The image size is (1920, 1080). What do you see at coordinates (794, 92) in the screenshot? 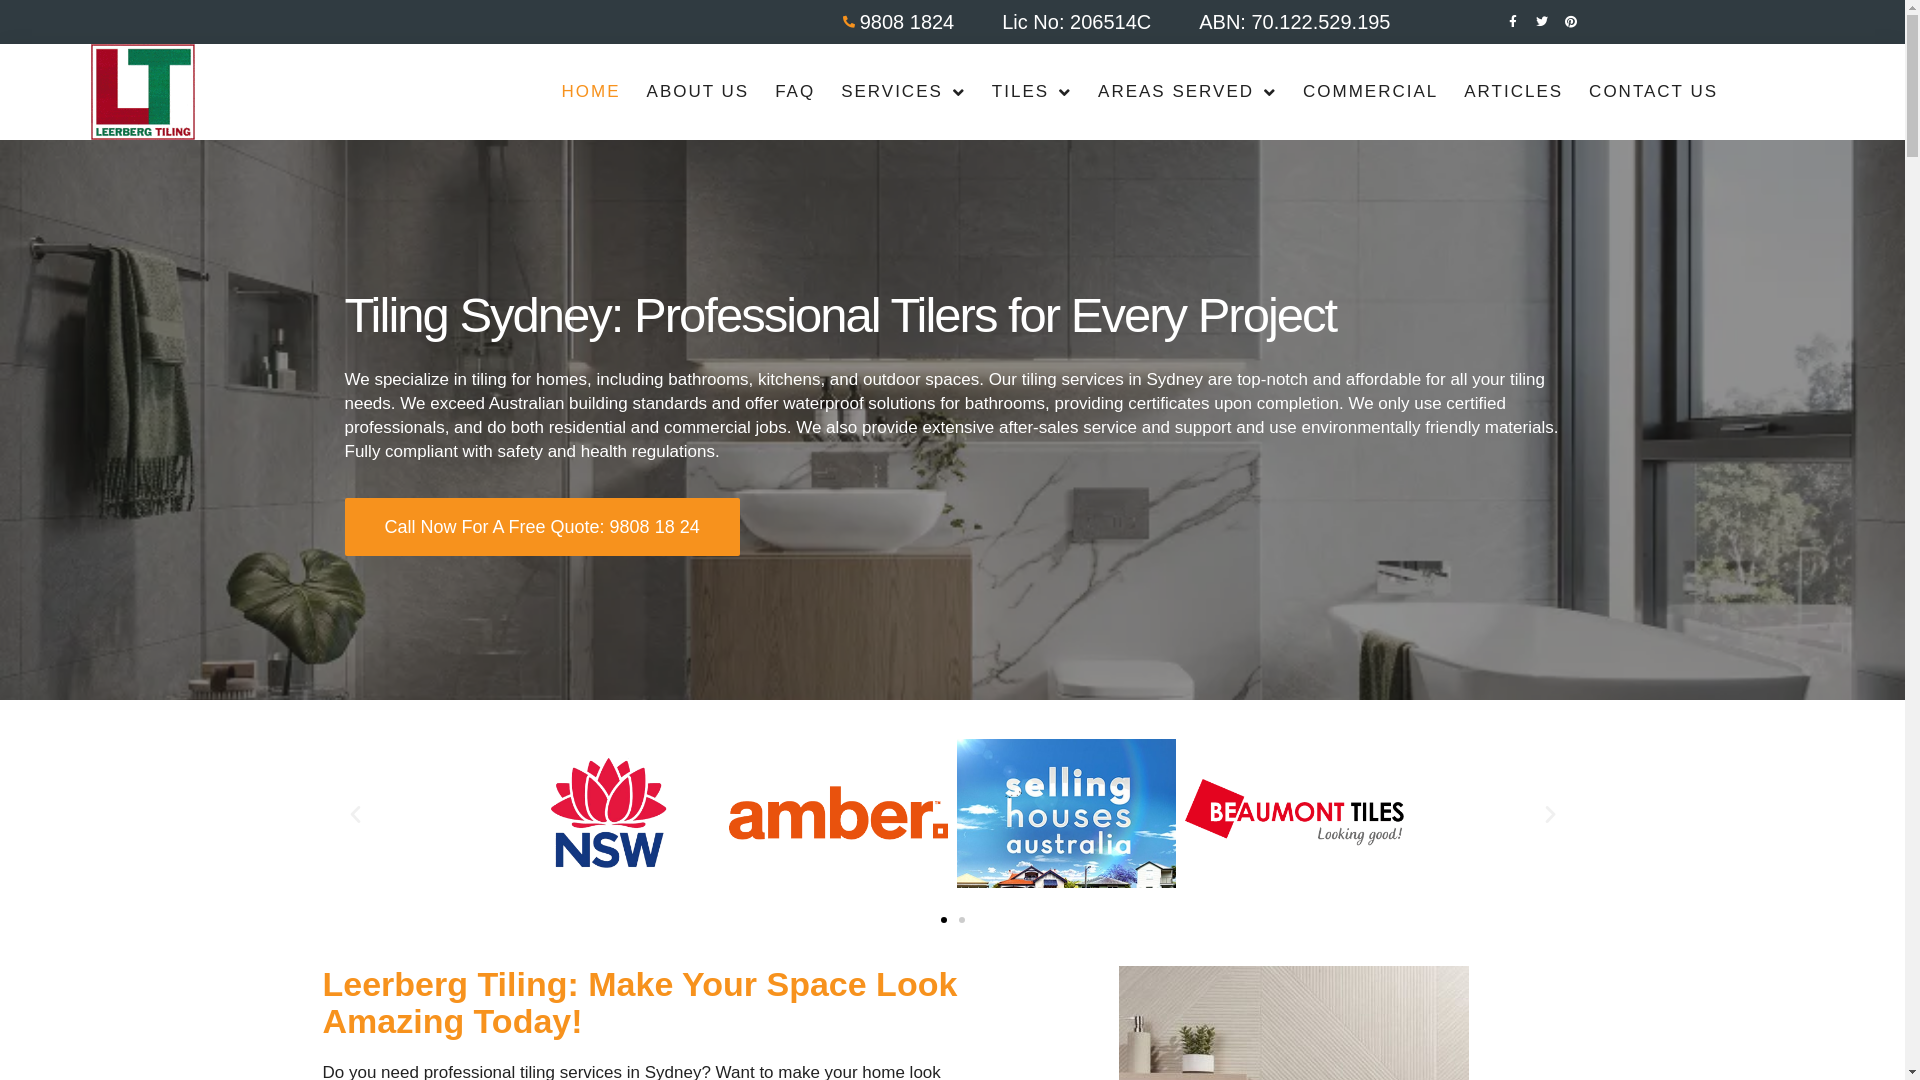
I see `'FAQ'` at bounding box center [794, 92].